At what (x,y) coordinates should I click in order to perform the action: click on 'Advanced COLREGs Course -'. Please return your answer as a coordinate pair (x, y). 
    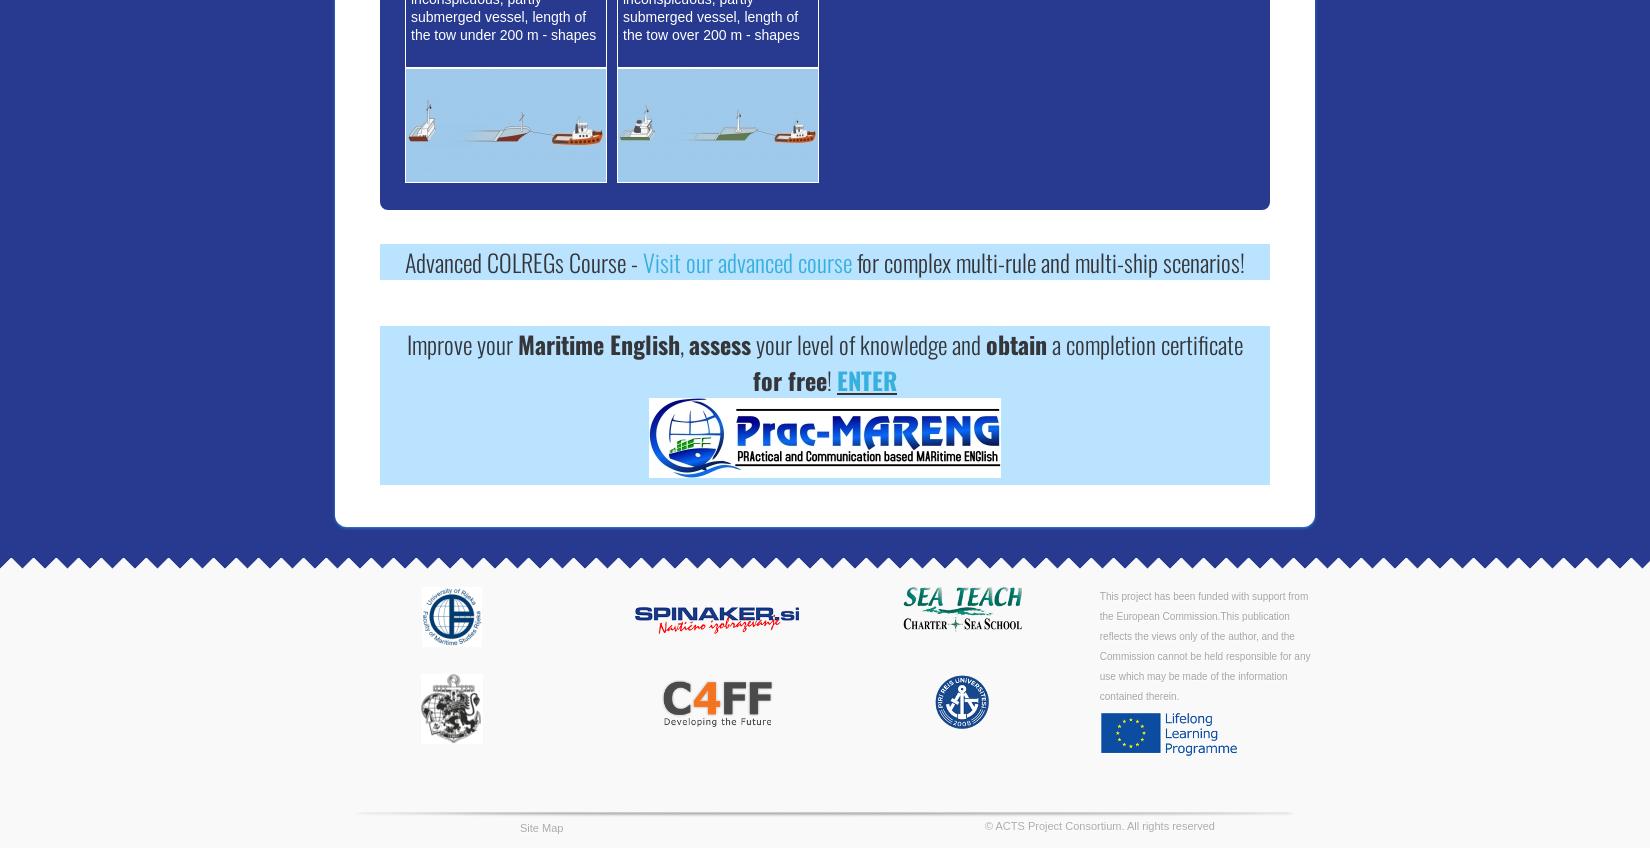
    Looking at the image, I should click on (523, 261).